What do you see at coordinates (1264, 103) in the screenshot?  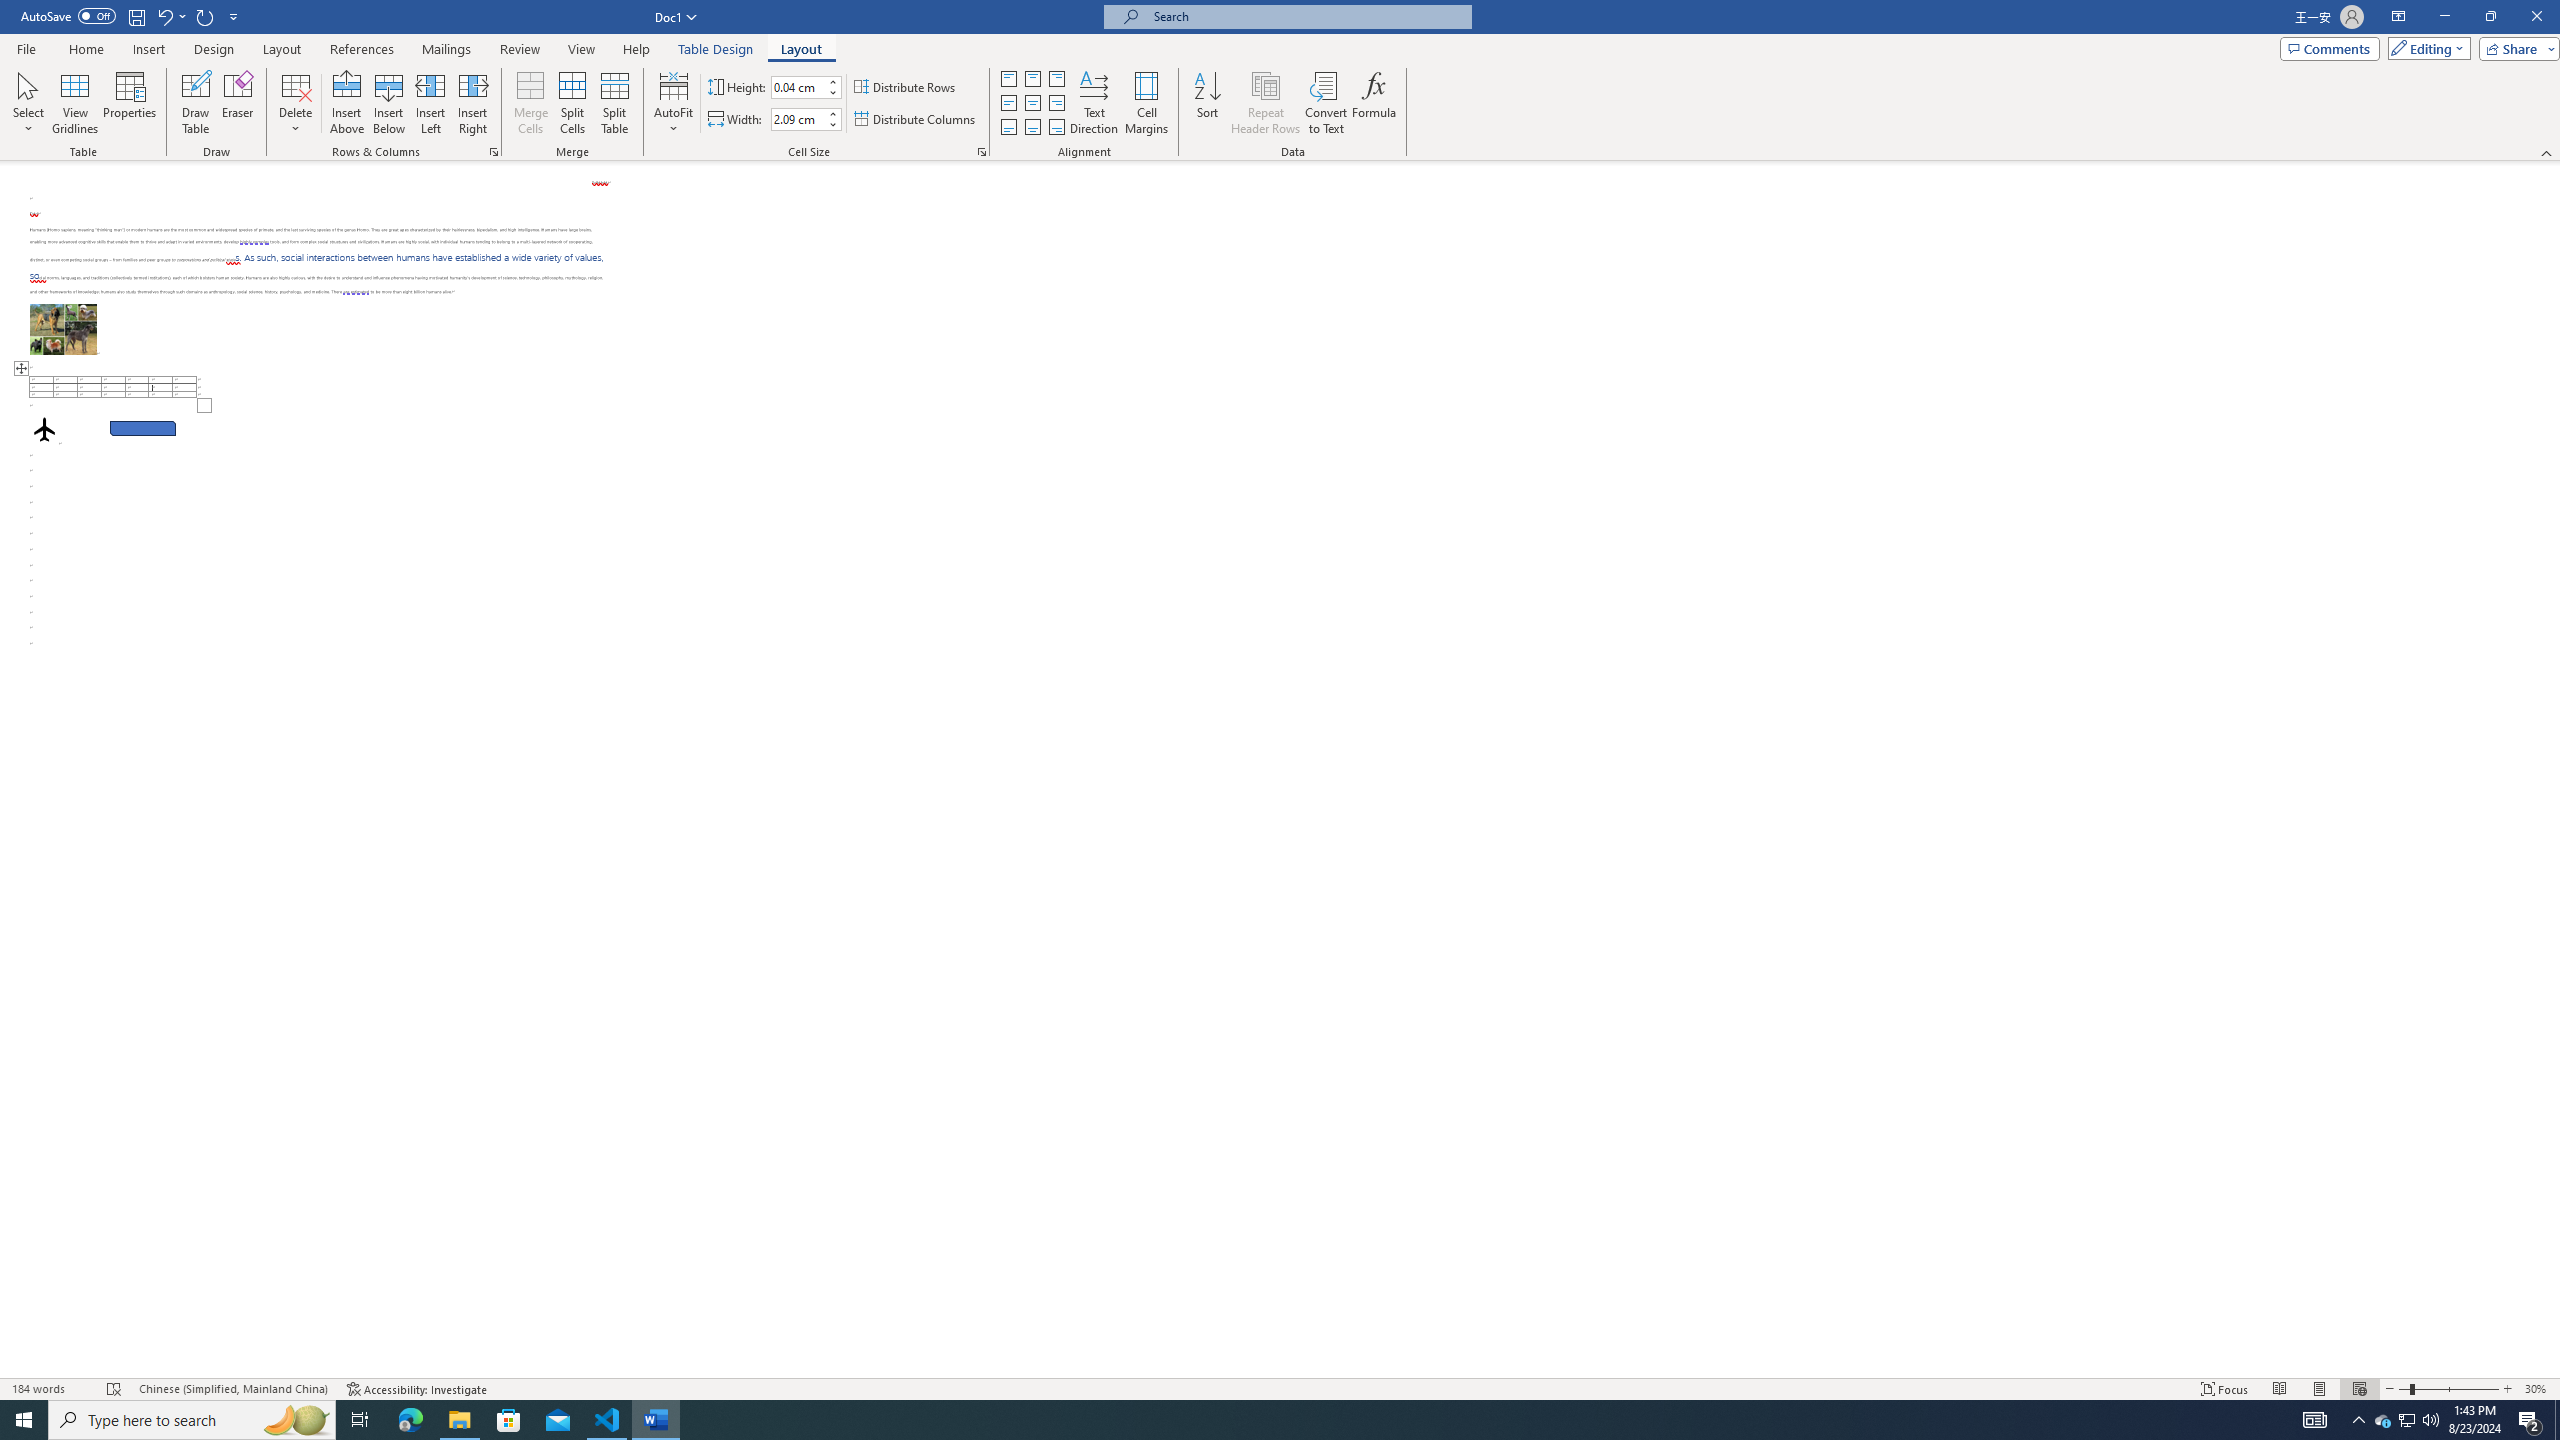 I see `'Repeat Header Rows'` at bounding box center [1264, 103].